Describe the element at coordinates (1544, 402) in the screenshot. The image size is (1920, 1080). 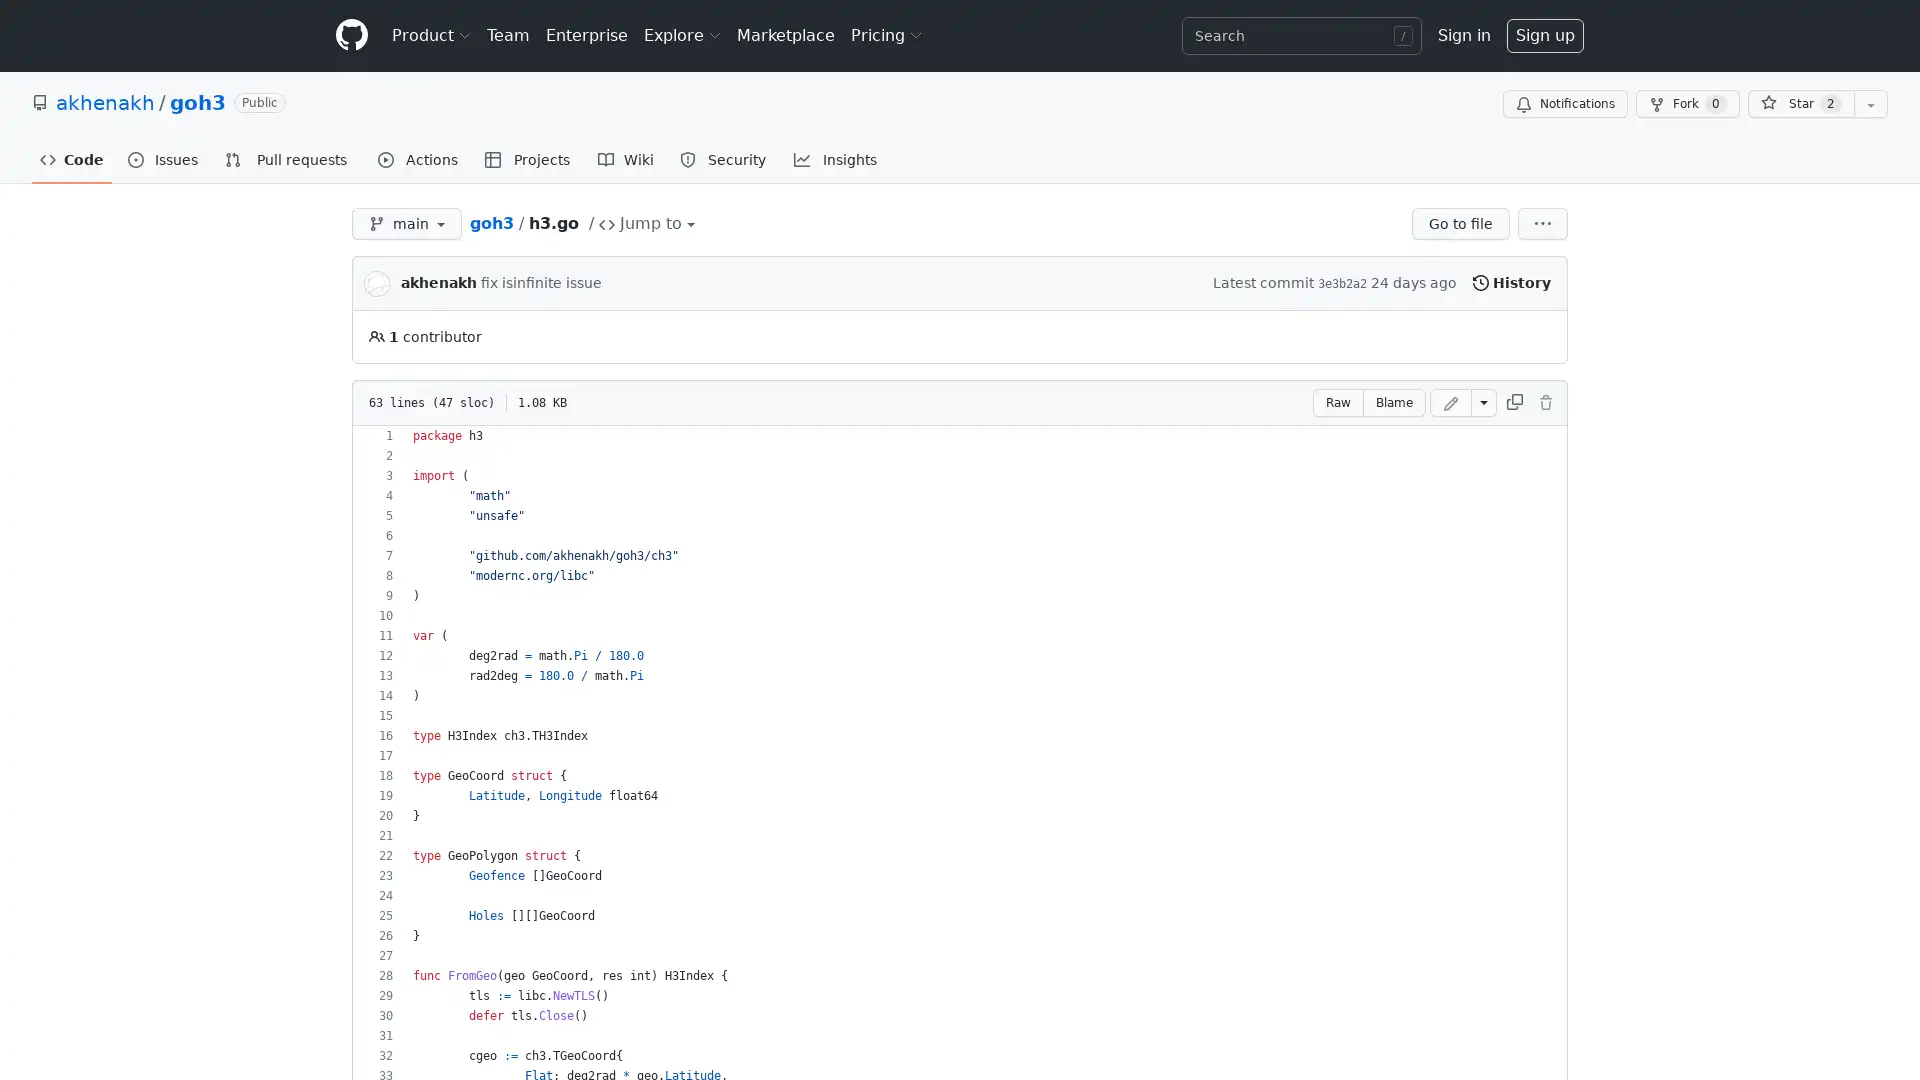
I see `You must be signed in to make or propose changes` at that location.